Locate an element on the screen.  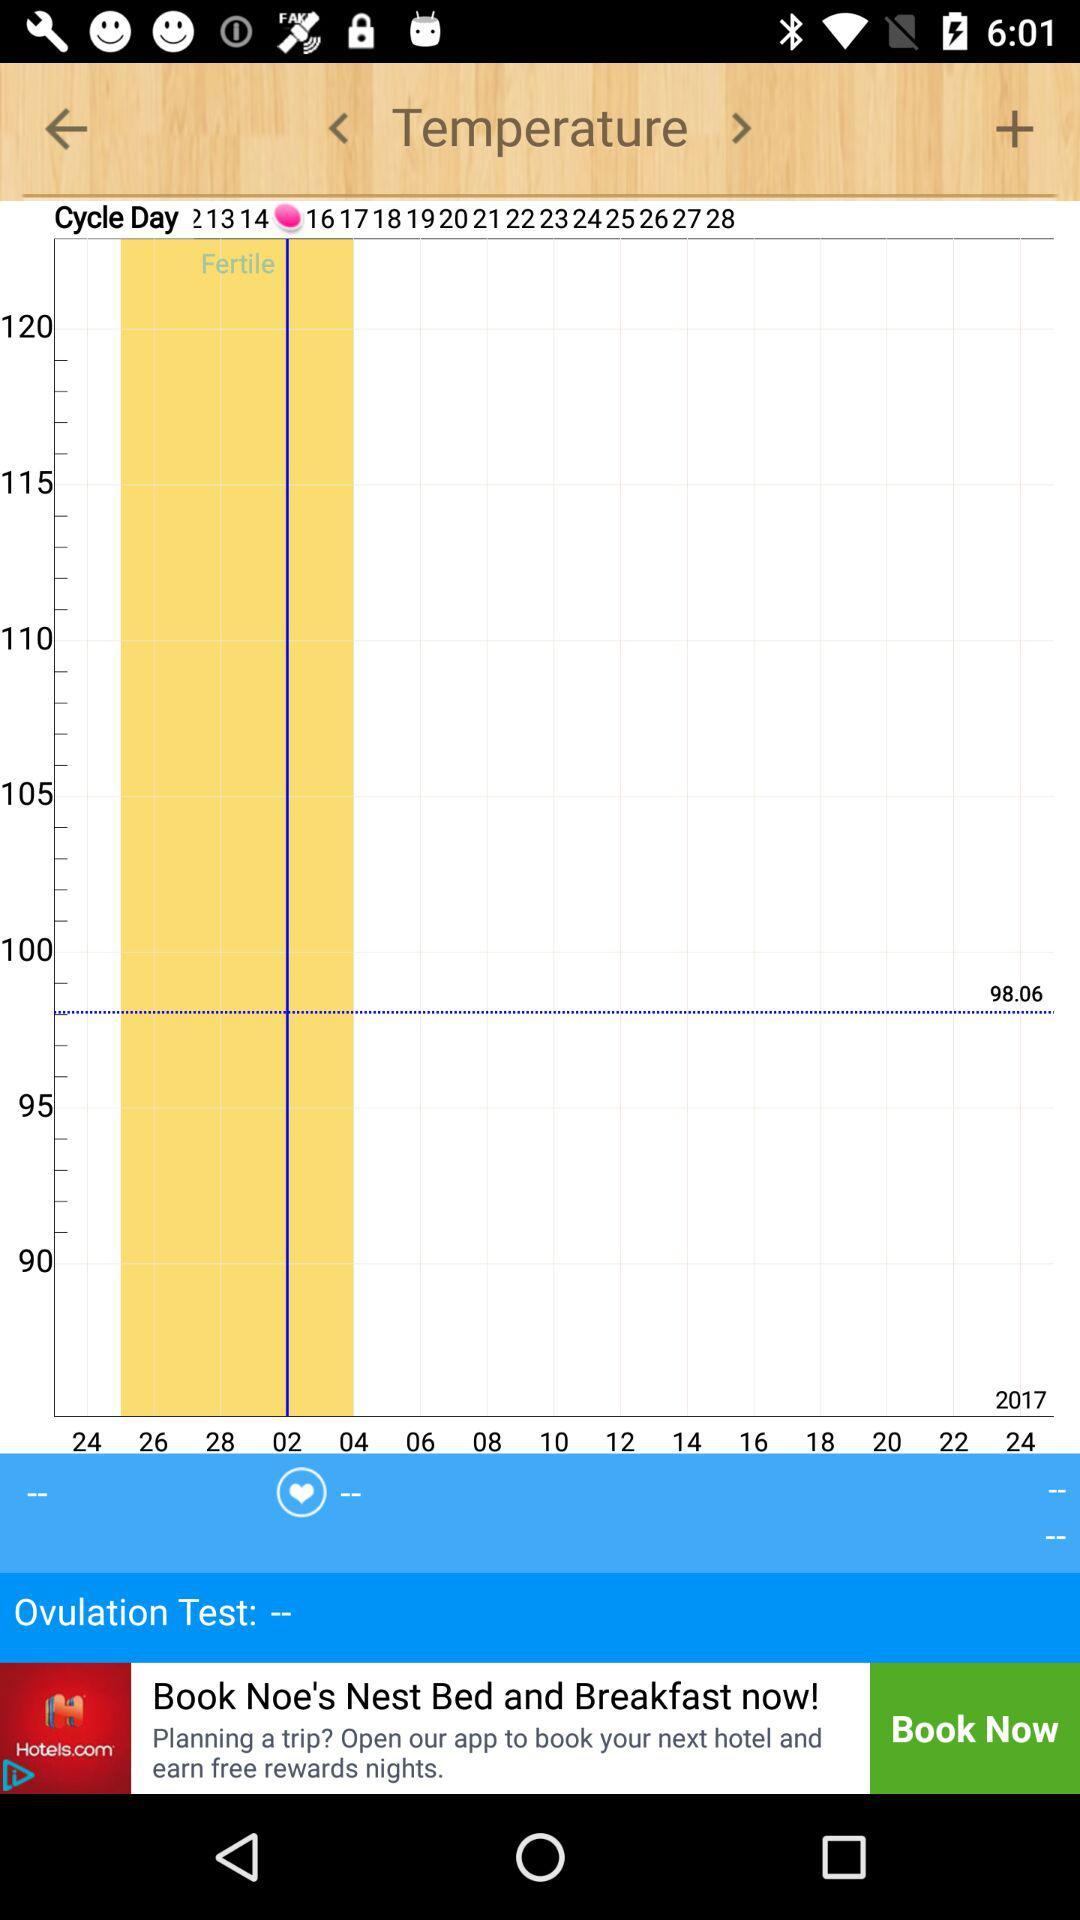
the arrow_backward icon is located at coordinates (64, 127).